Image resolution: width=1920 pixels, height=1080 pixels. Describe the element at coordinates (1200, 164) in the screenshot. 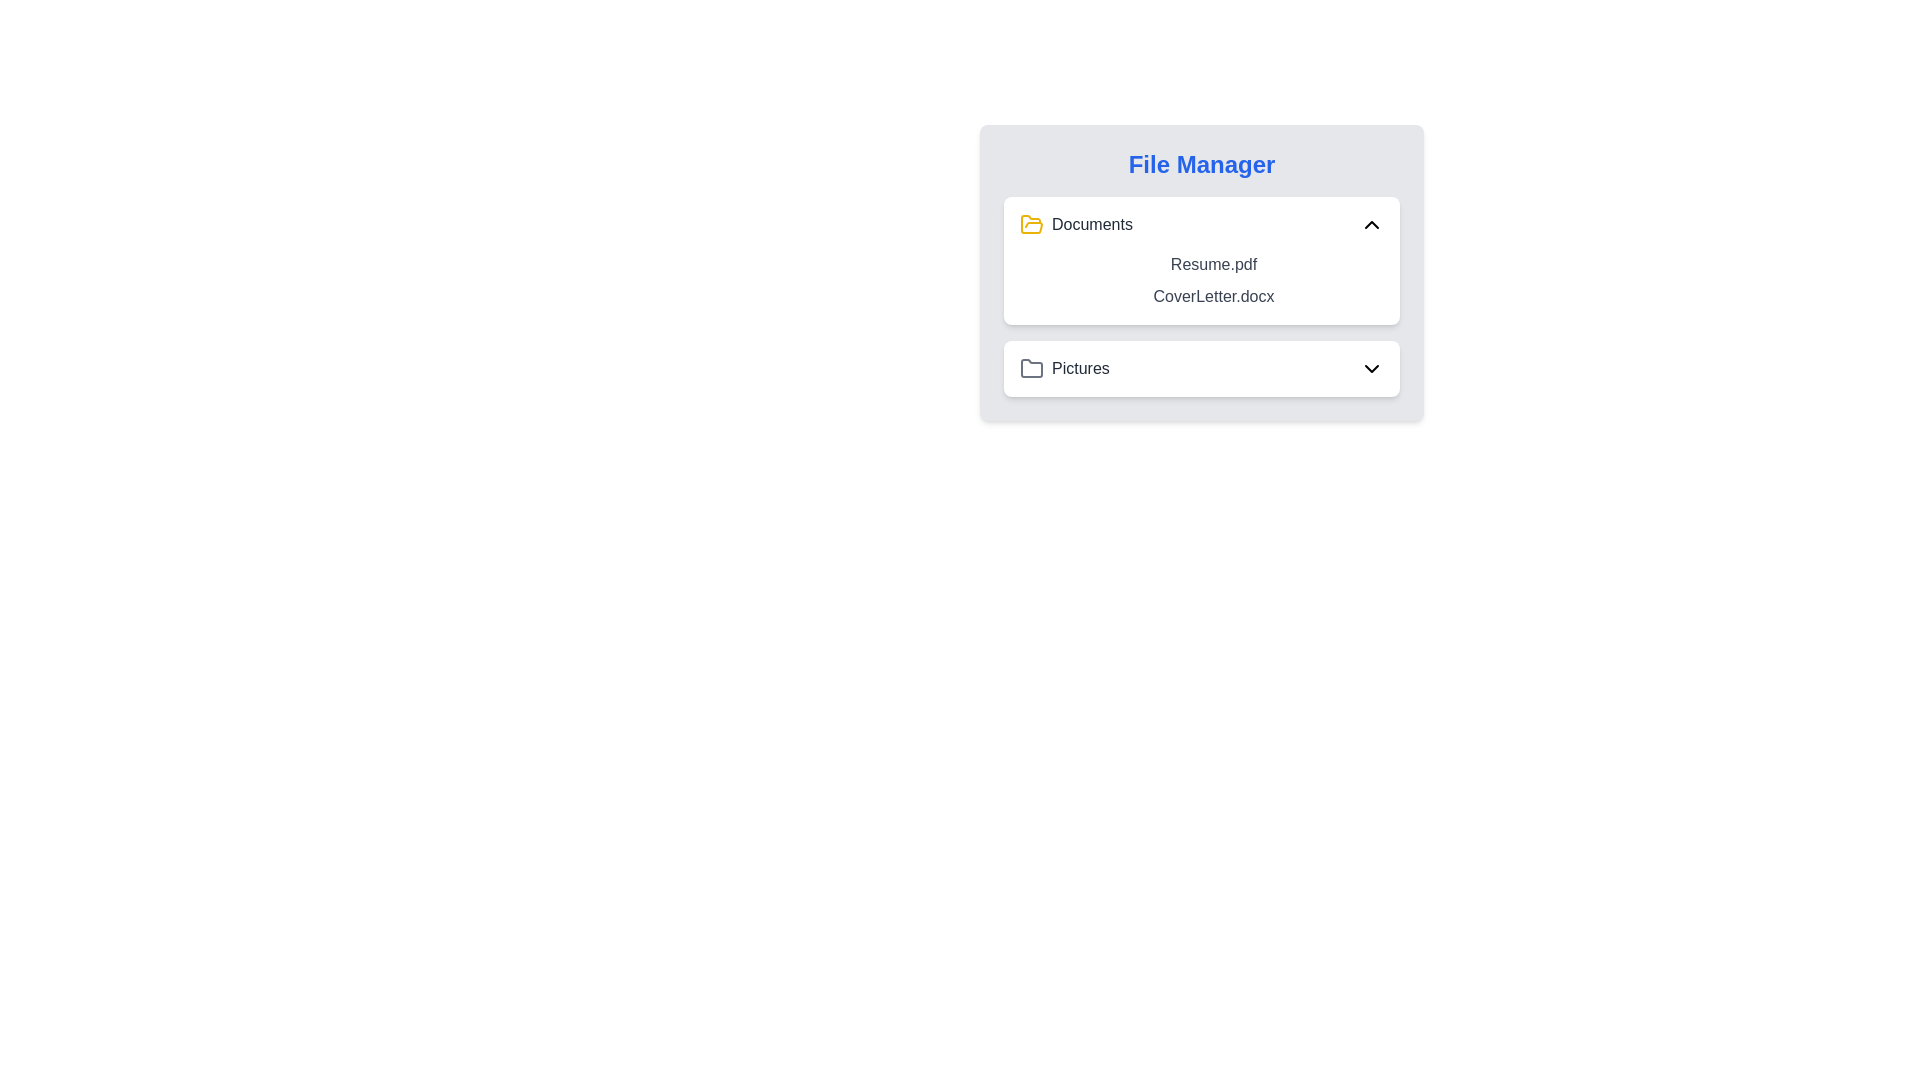

I see `the 'File Manager' text label, which is displayed in bold blue font at the top of the file management interface` at that location.